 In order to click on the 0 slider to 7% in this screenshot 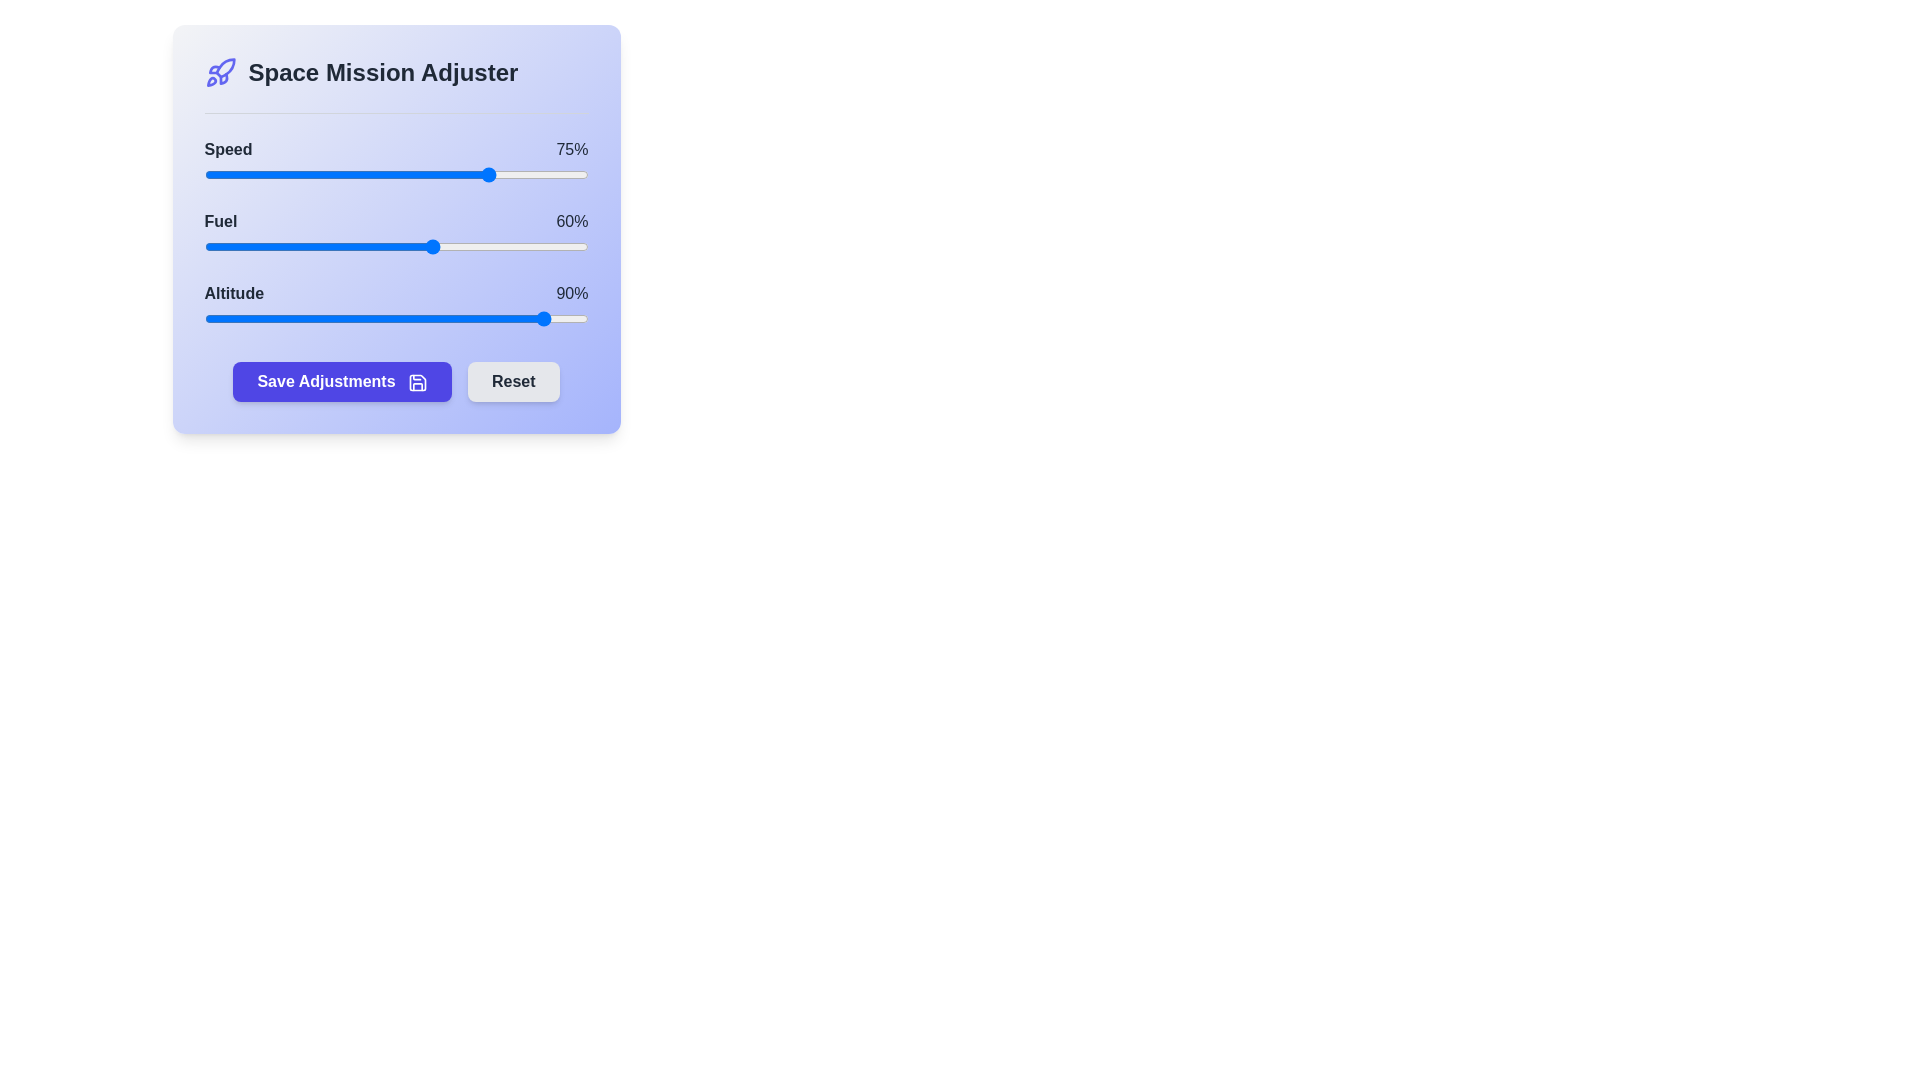, I will do `click(231, 173)`.